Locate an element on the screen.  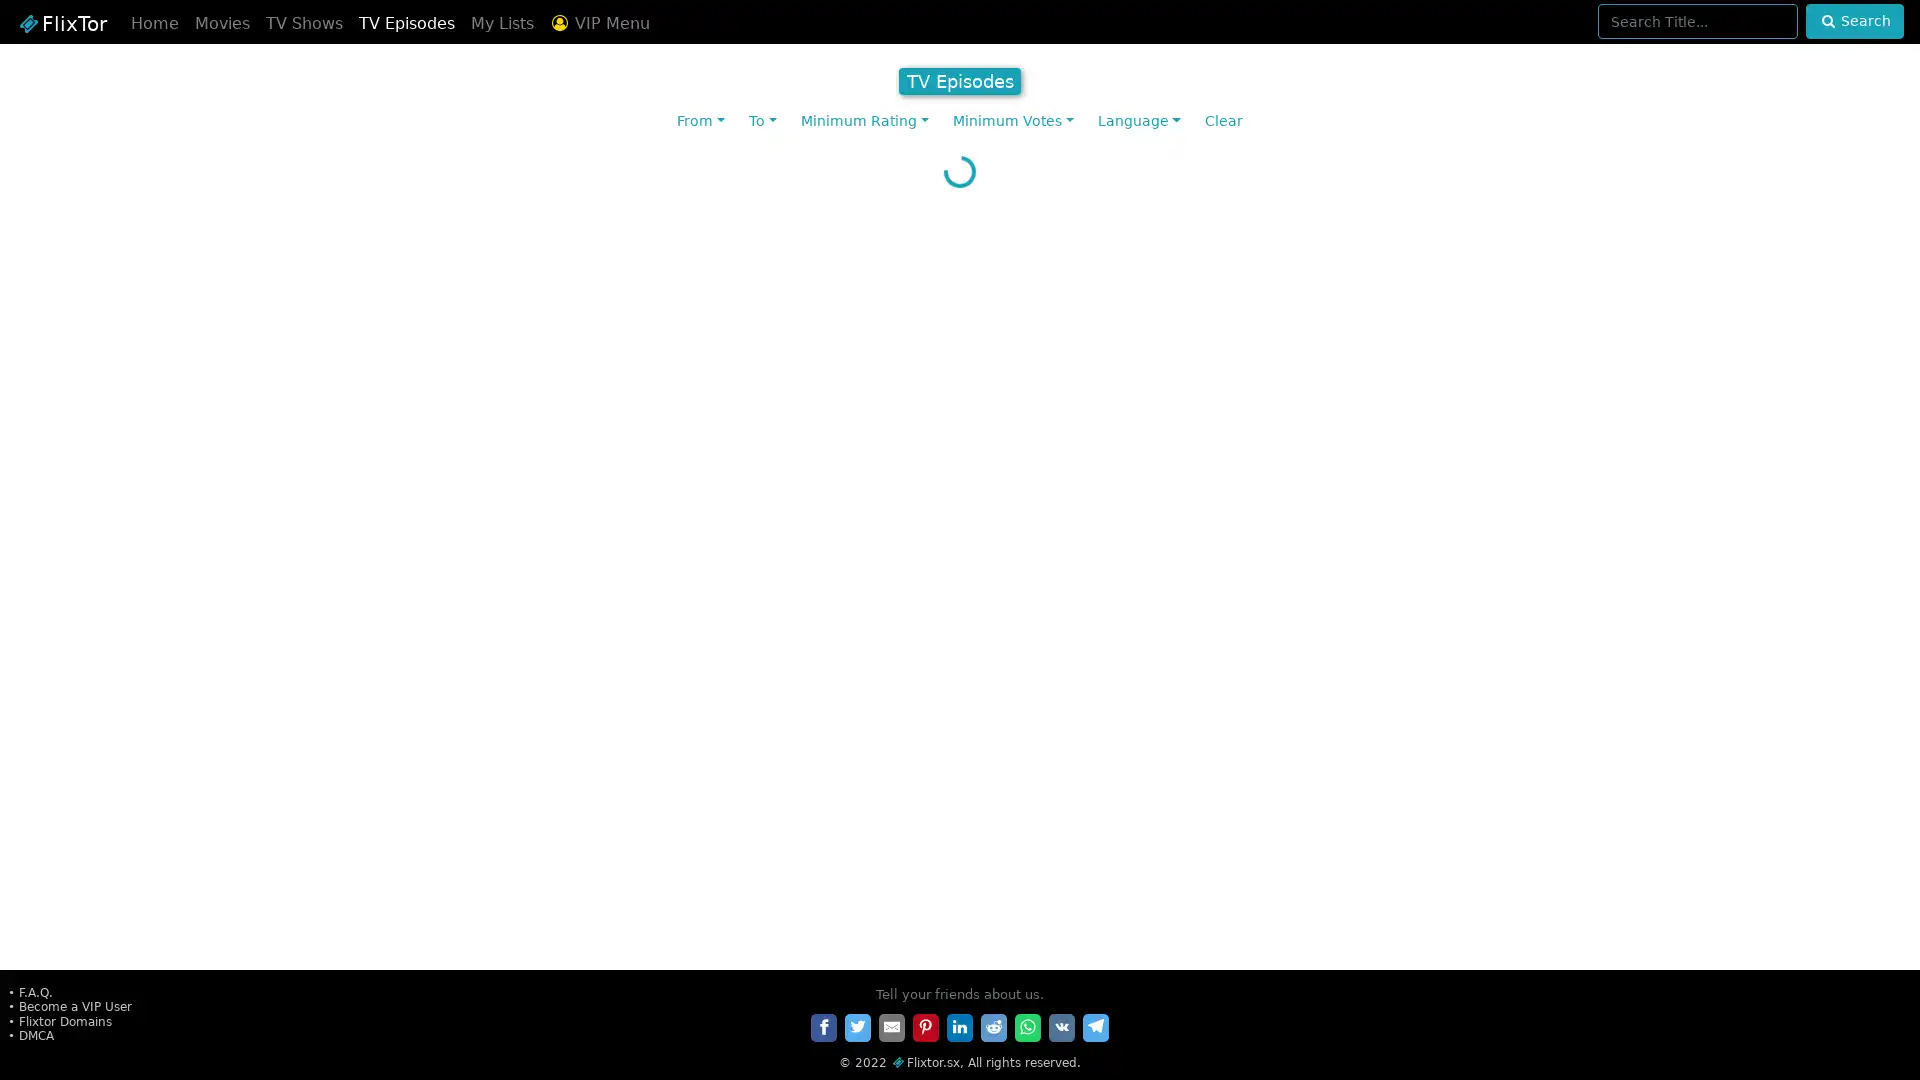
Watch Now is located at coordinates (1529, 438).